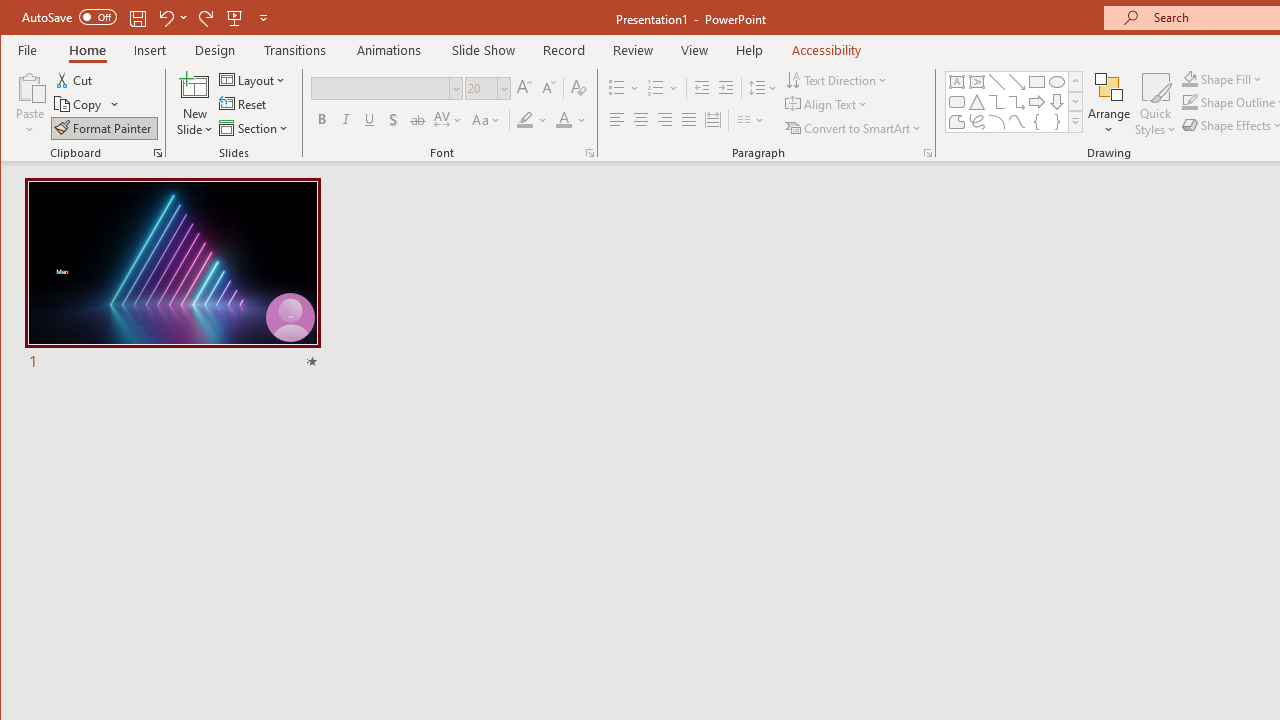 Image resolution: width=1280 pixels, height=720 pixels. What do you see at coordinates (1189, 102) in the screenshot?
I see `'Shape Outline Blue, Accent 1'` at bounding box center [1189, 102].